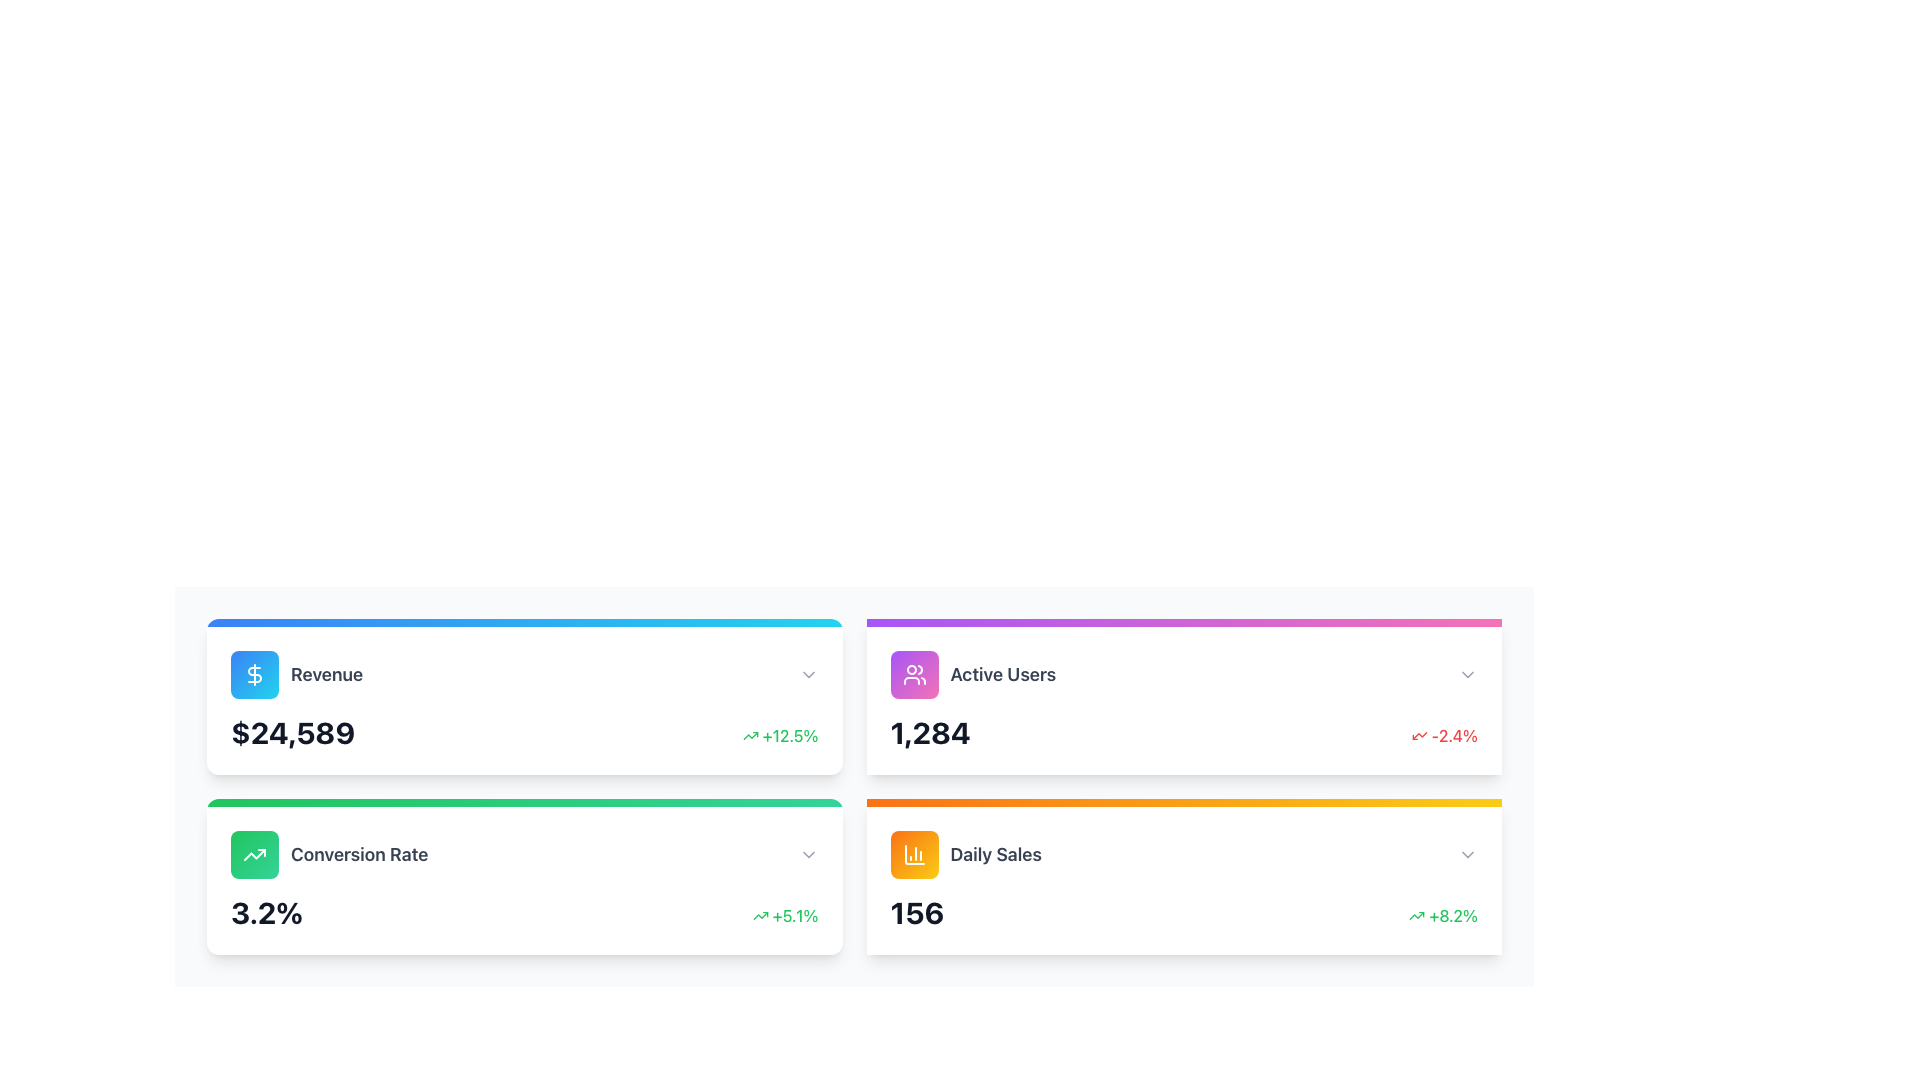  What do you see at coordinates (1184, 622) in the screenshot?
I see `the Decorative bar located at the top of the 'Active Users' card, which features a gradient from purple to pink` at bounding box center [1184, 622].